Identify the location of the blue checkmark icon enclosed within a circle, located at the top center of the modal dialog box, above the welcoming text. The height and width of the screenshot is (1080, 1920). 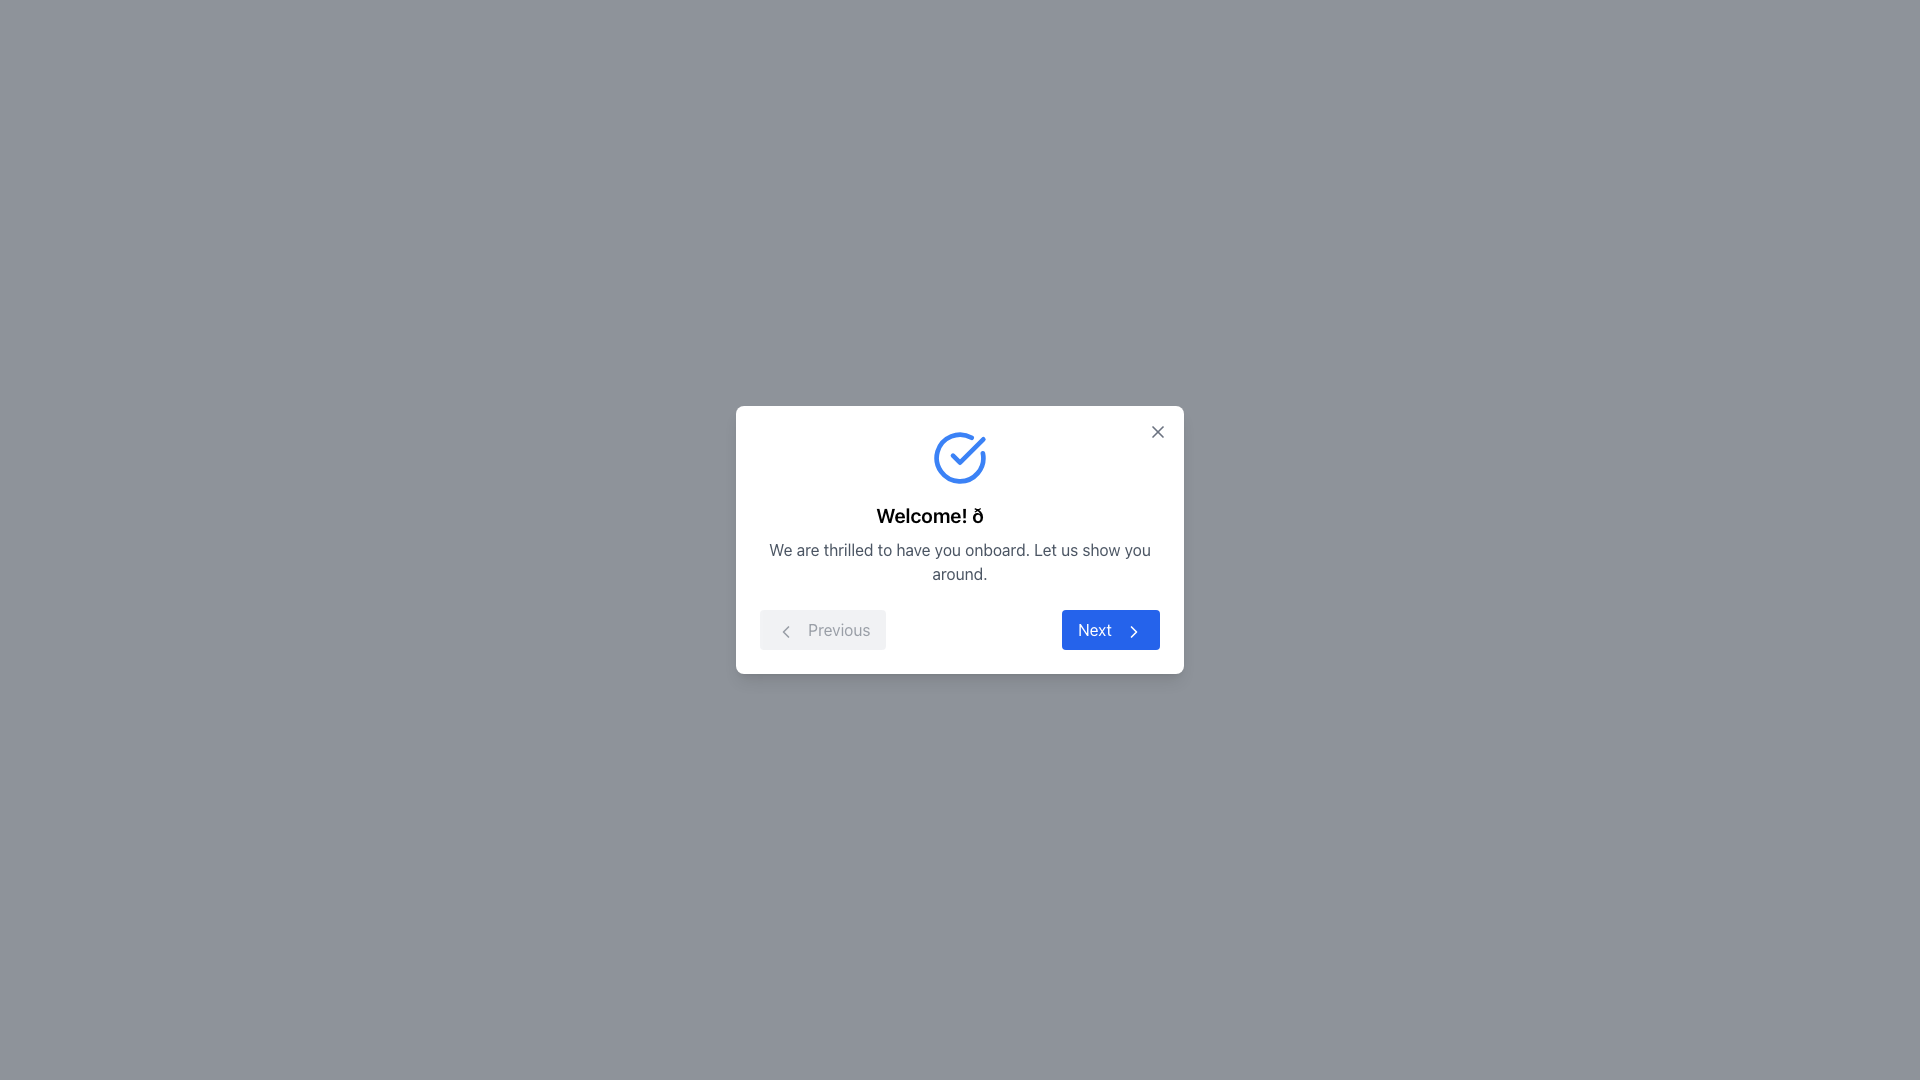
(960, 458).